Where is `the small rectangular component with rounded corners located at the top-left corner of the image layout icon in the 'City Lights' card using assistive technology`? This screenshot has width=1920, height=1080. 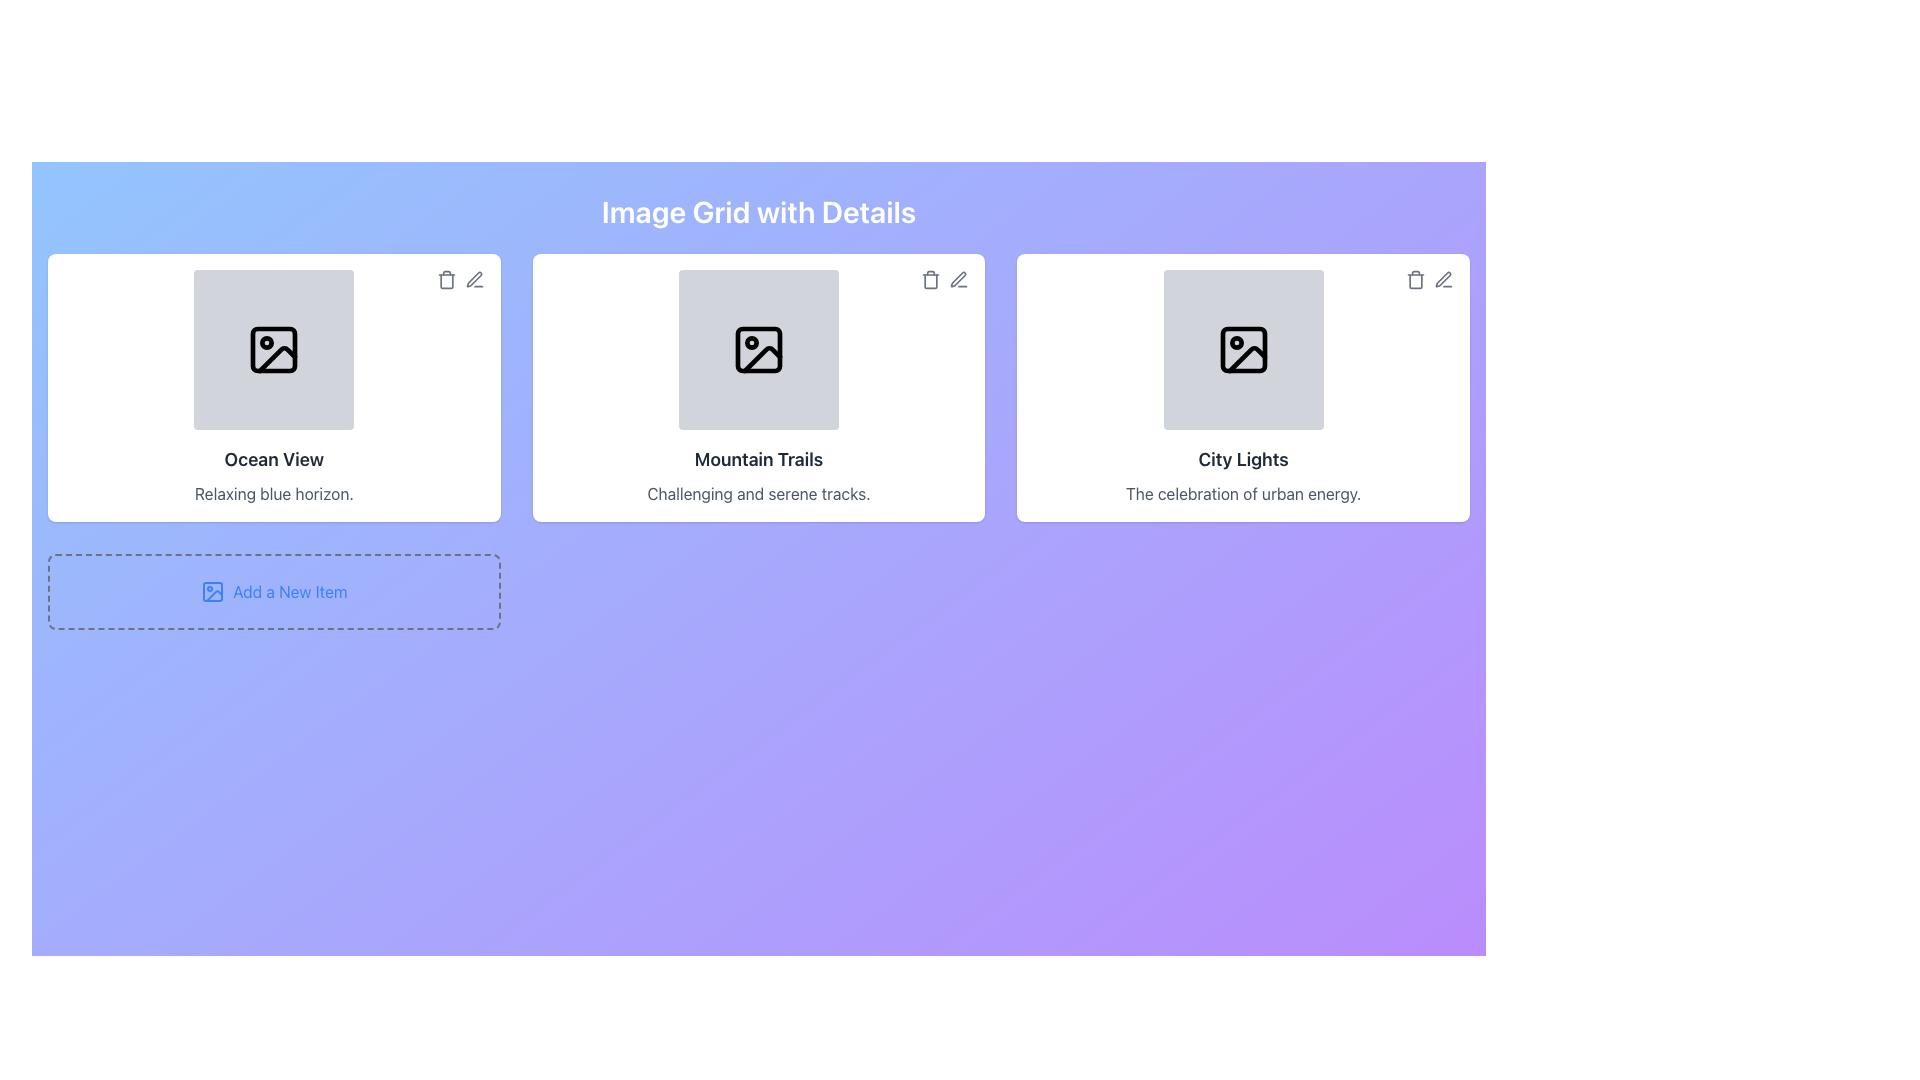 the small rectangular component with rounded corners located at the top-left corner of the image layout icon in the 'City Lights' card using assistive technology is located at coordinates (1242, 349).